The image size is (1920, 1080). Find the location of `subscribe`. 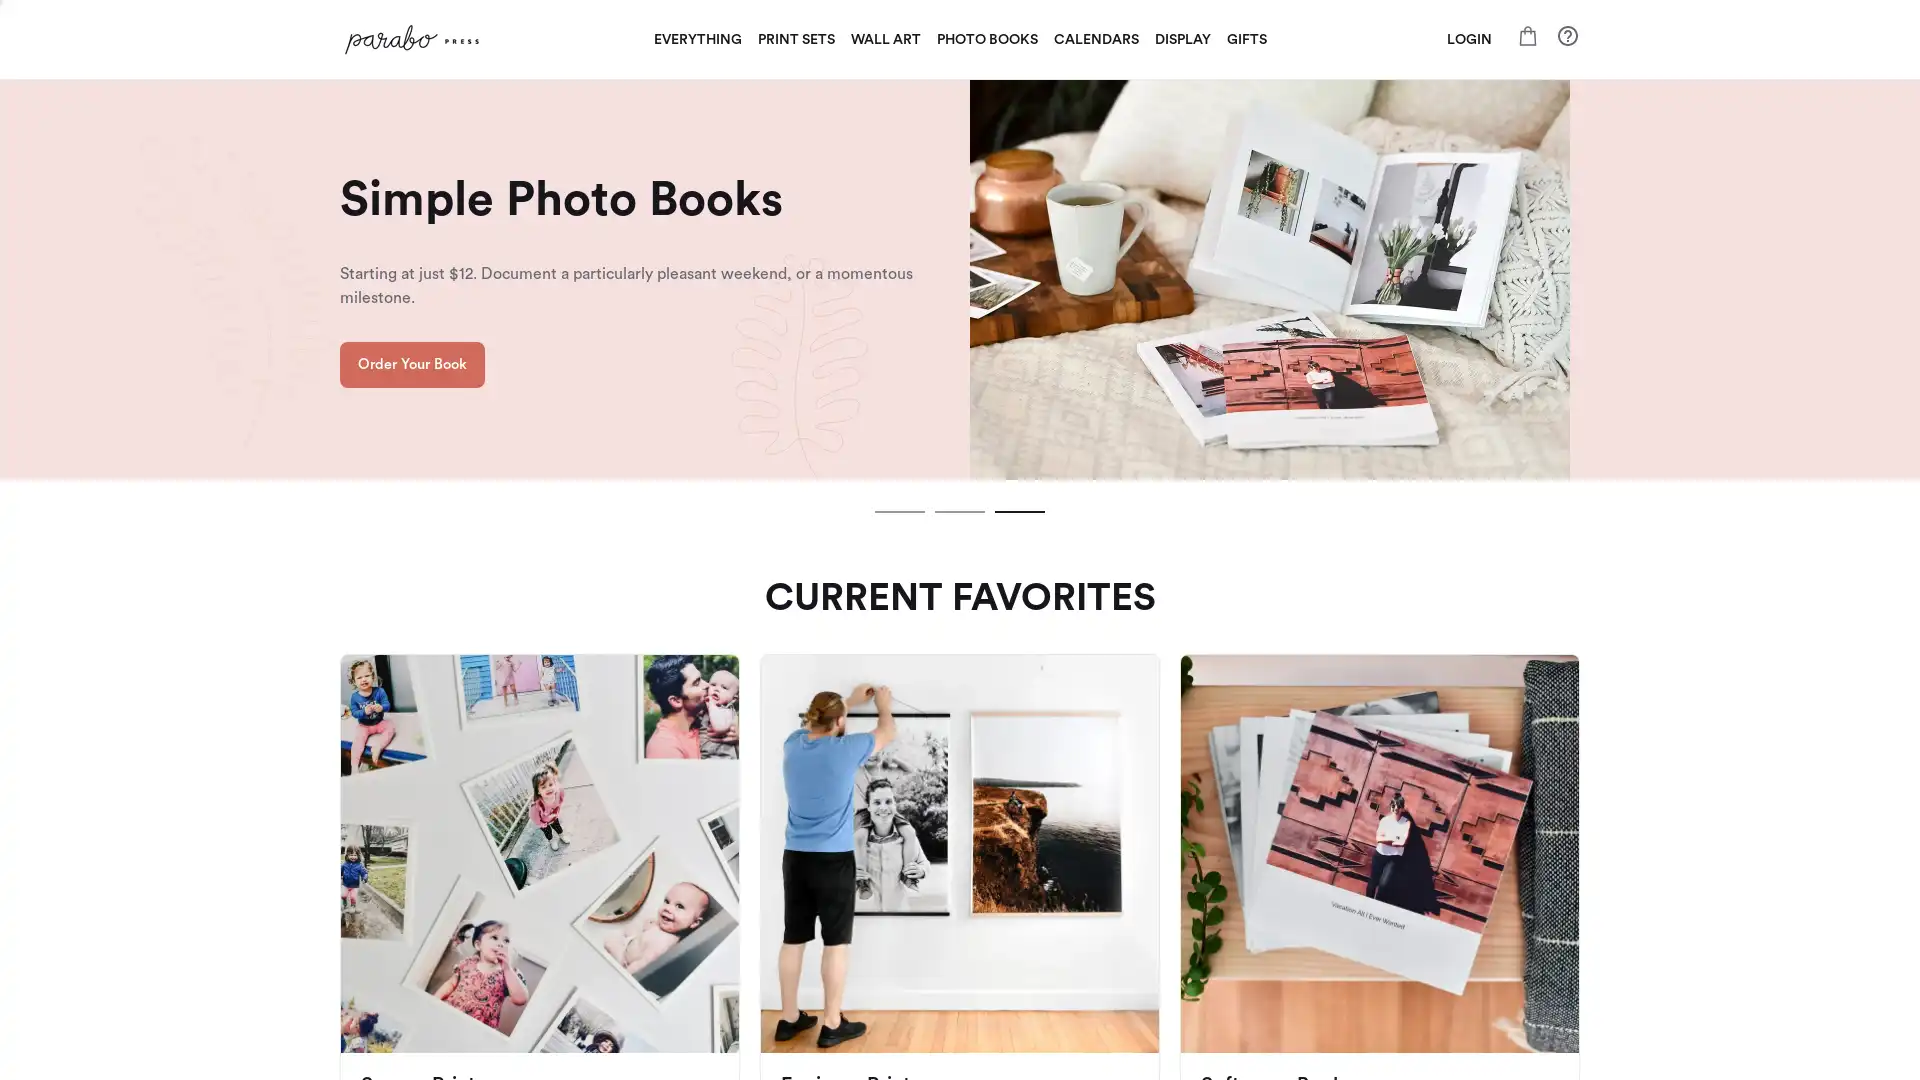

subscribe is located at coordinates (1098, 770).